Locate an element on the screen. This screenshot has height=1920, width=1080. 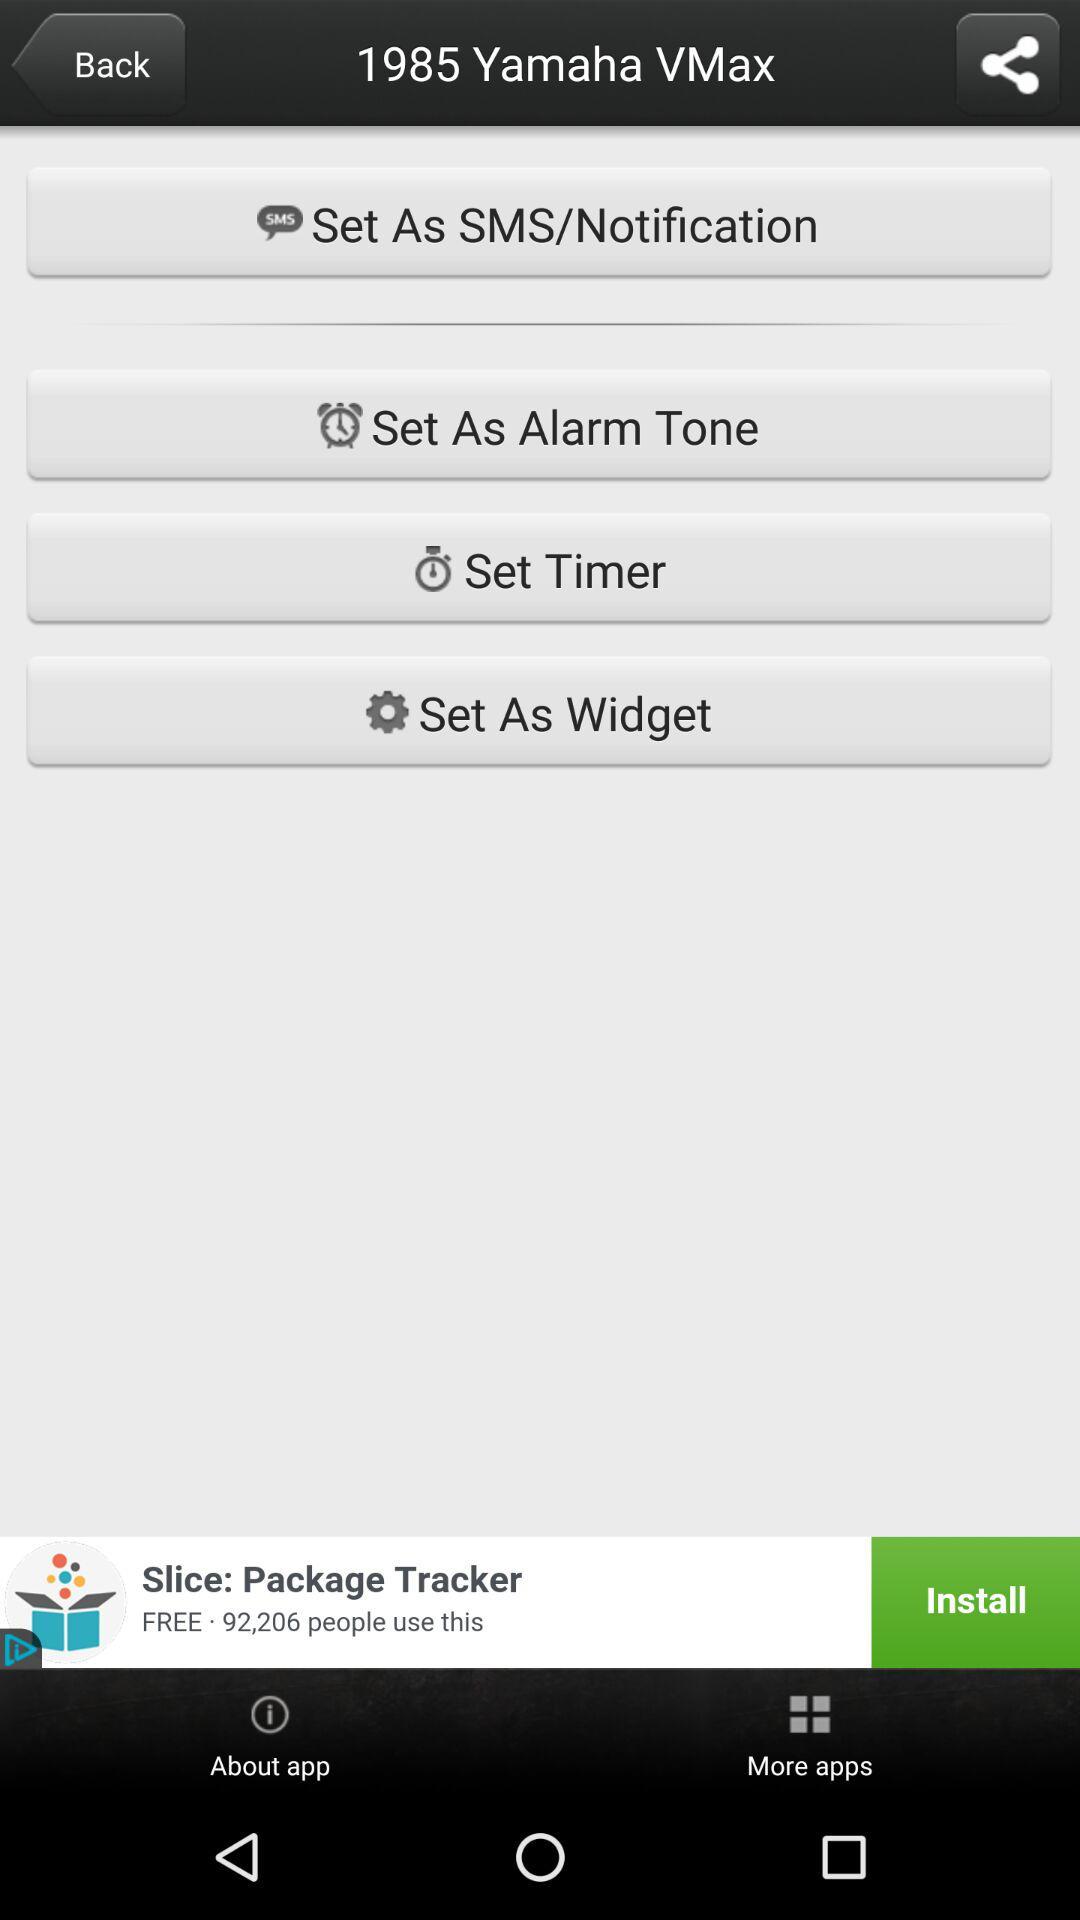
the item at the top right corner is located at coordinates (1007, 66).